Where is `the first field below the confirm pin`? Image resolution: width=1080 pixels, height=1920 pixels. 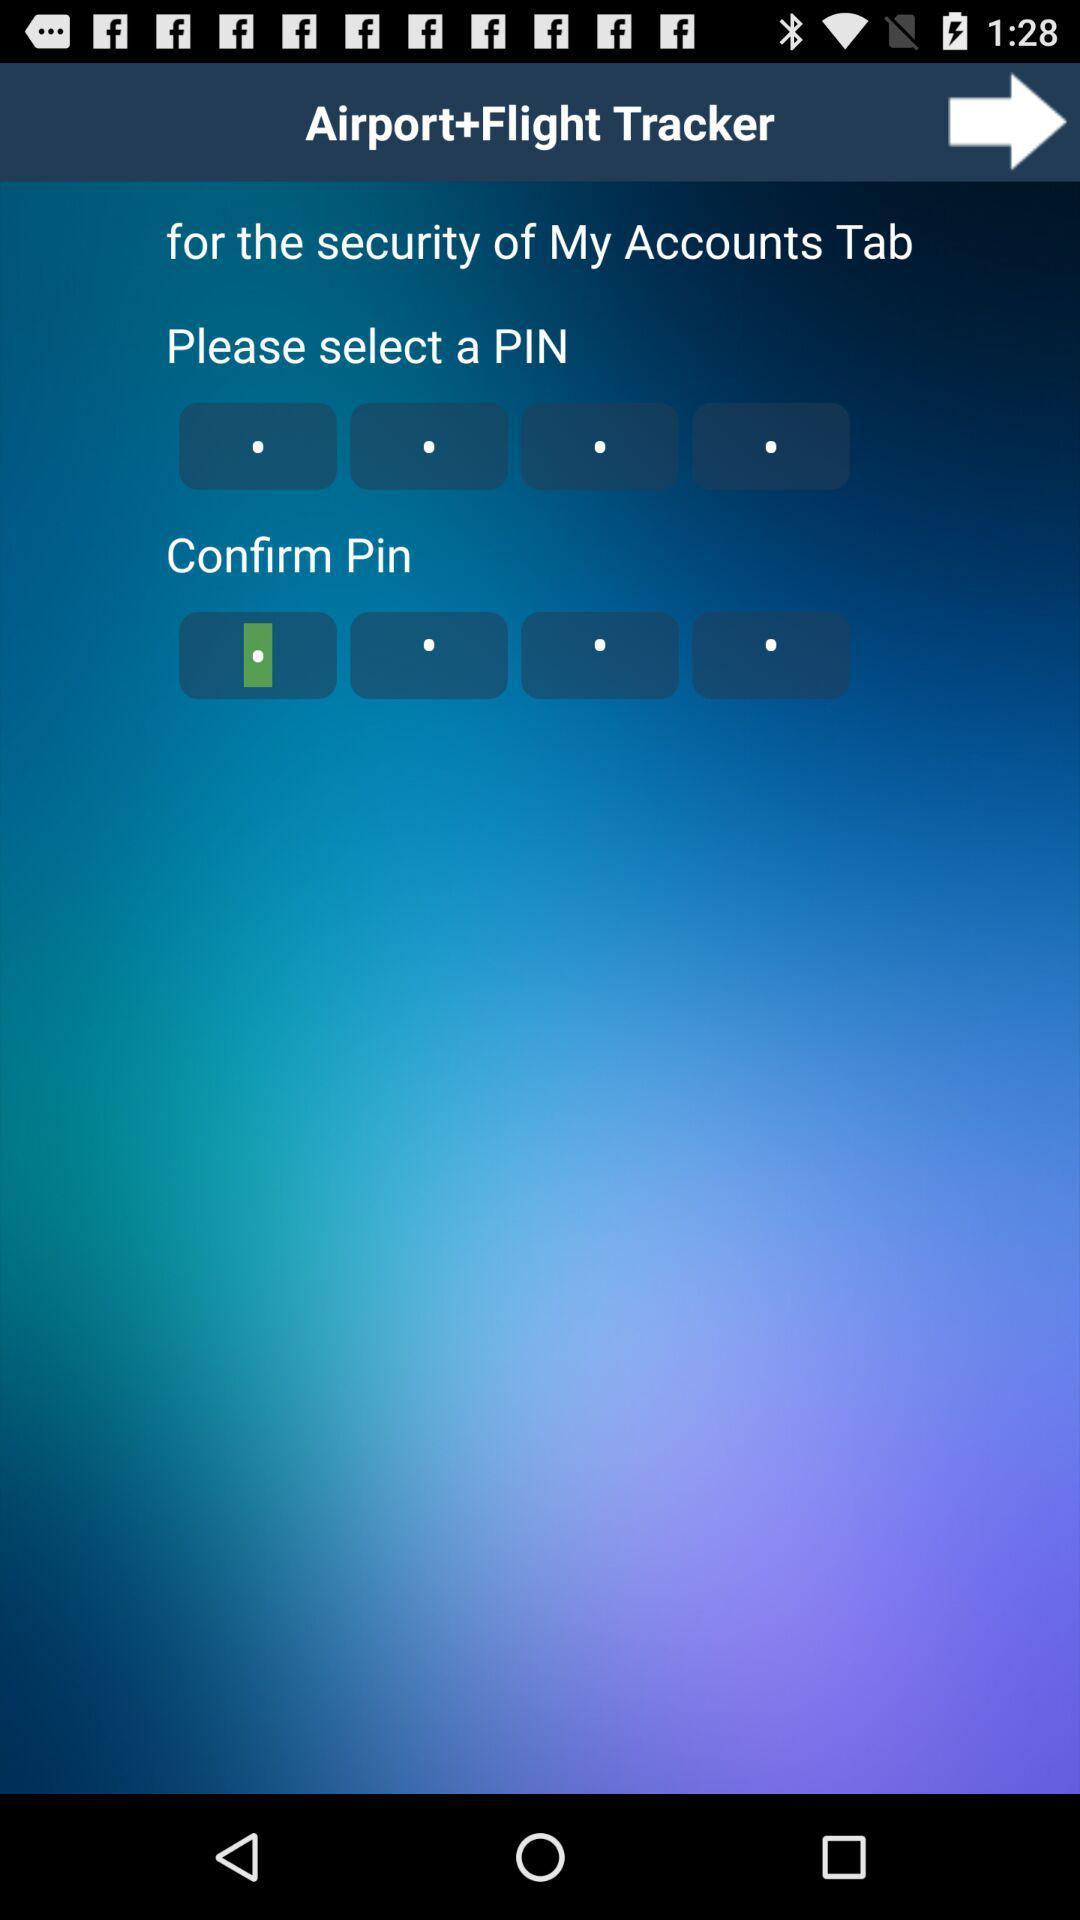
the first field below the confirm pin is located at coordinates (257, 655).